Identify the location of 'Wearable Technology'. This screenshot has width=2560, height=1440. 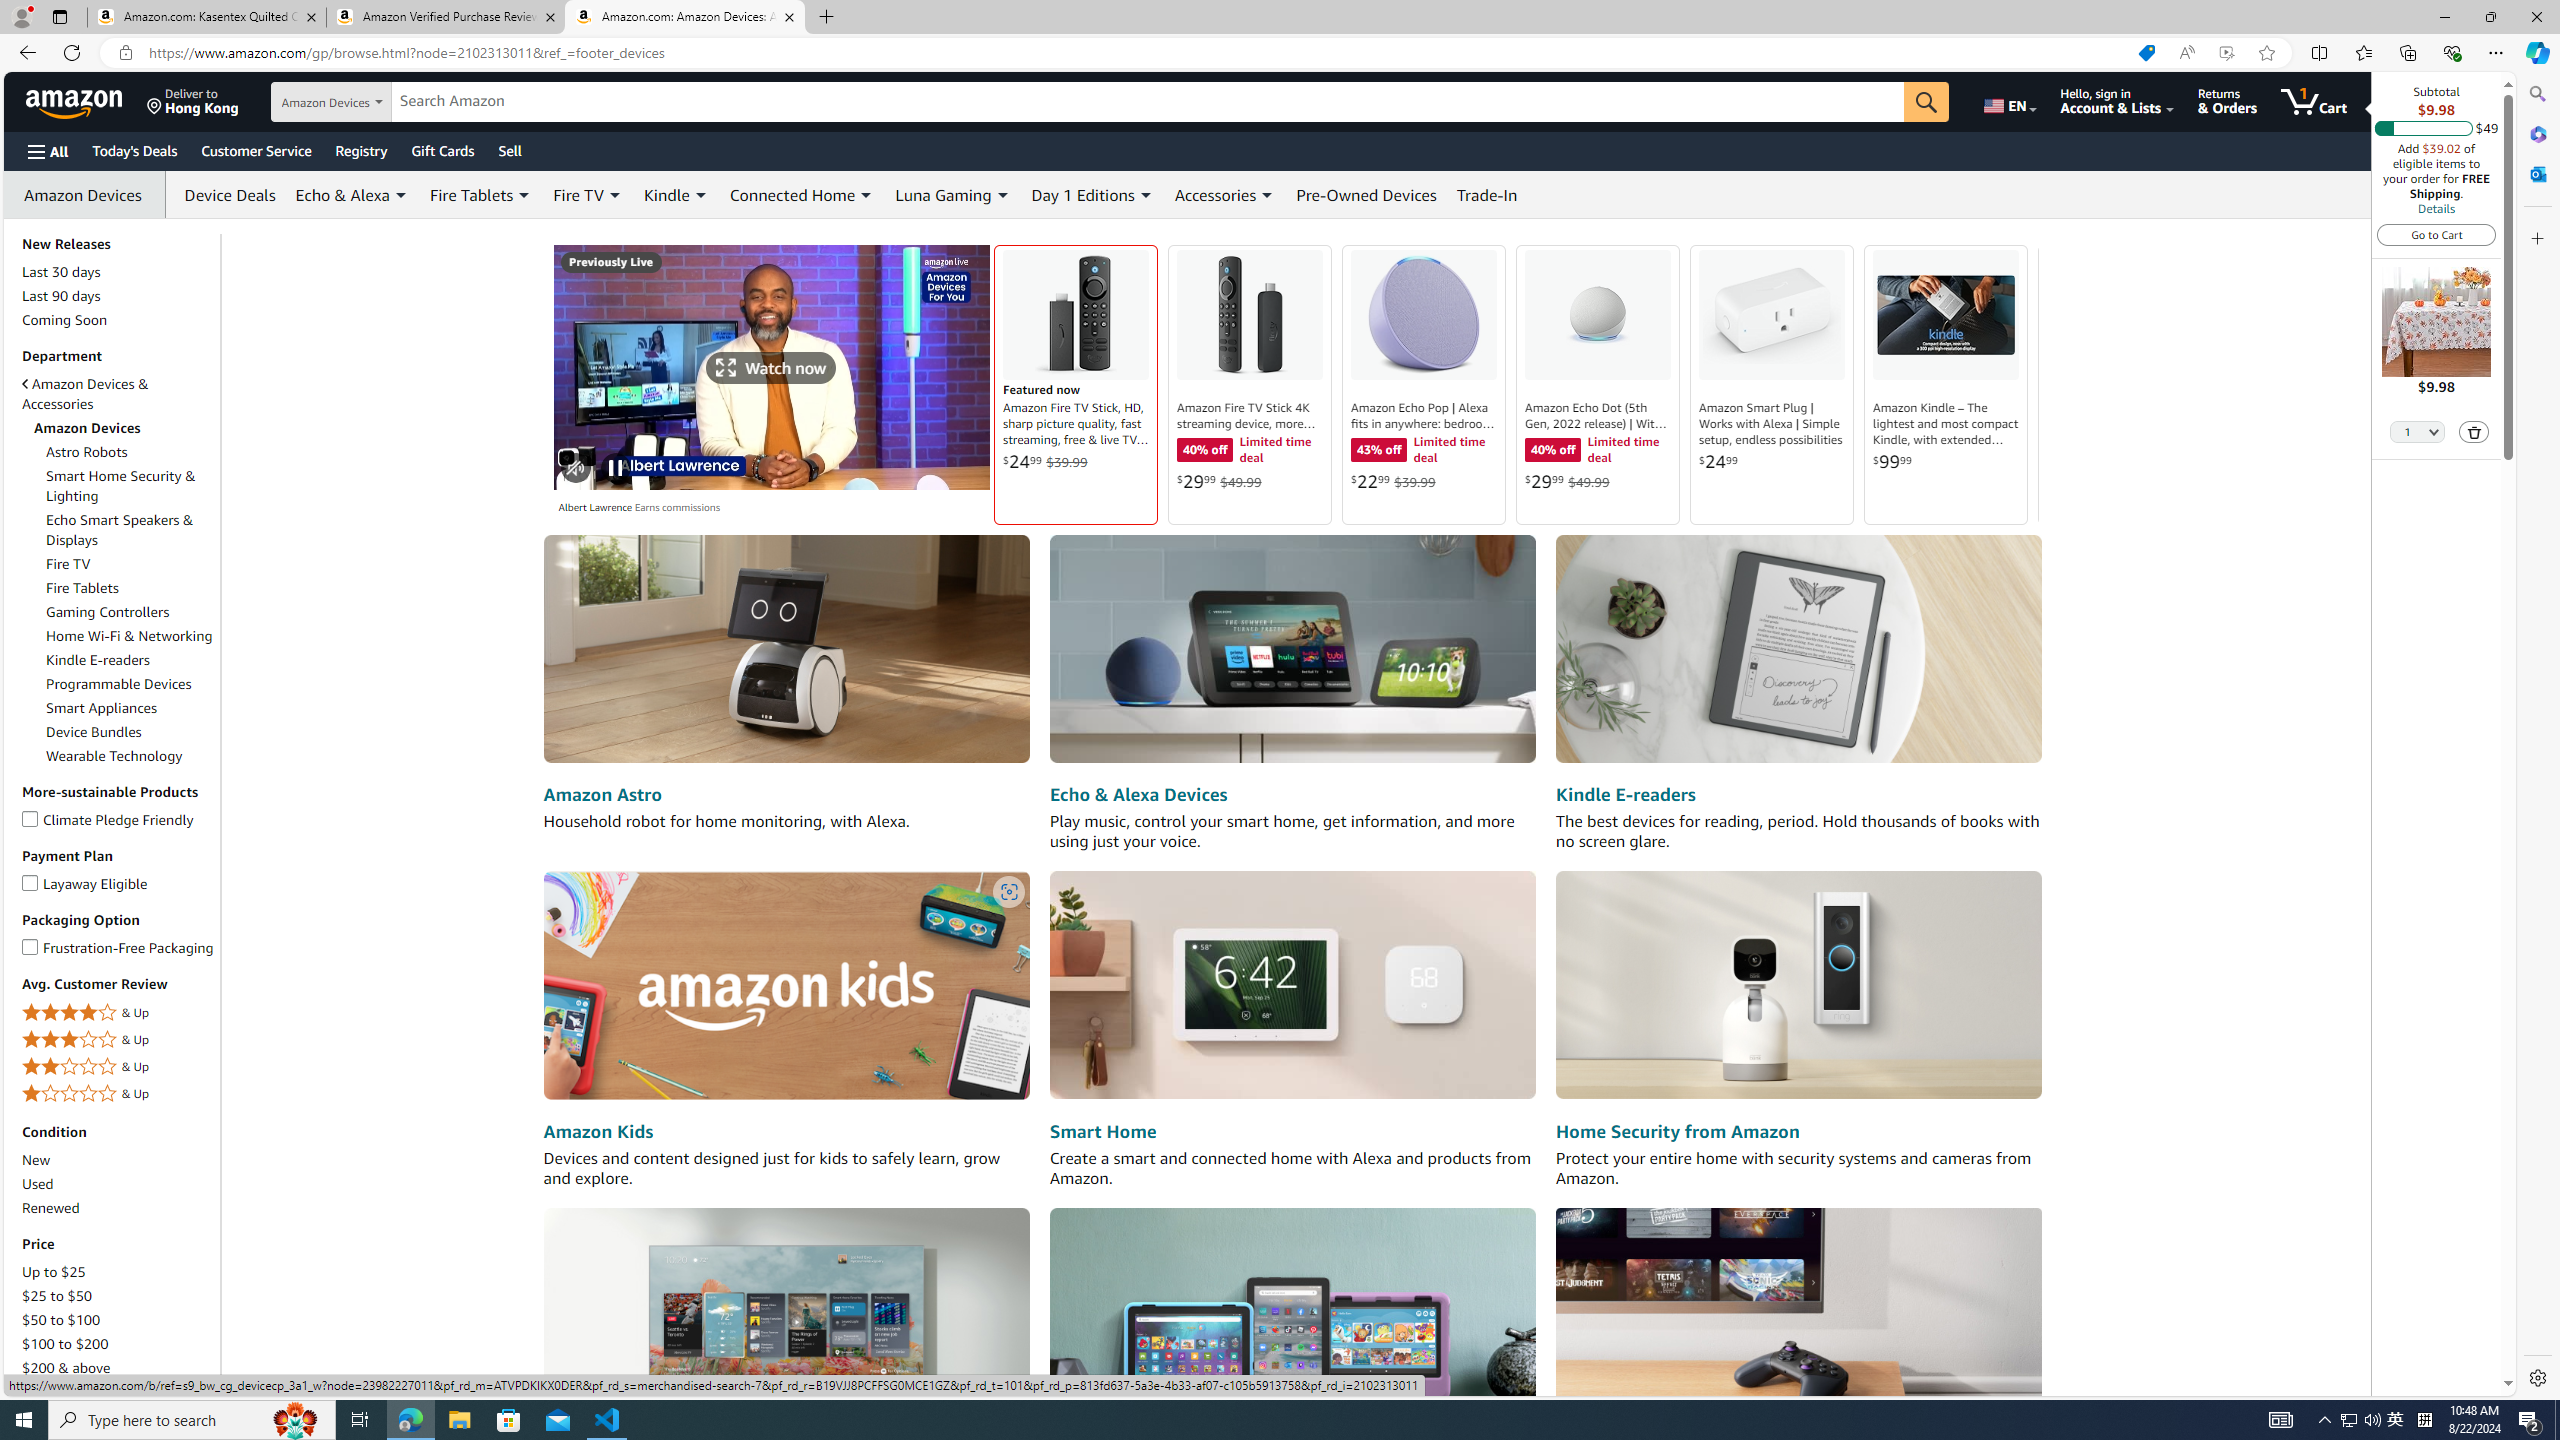
(130, 755).